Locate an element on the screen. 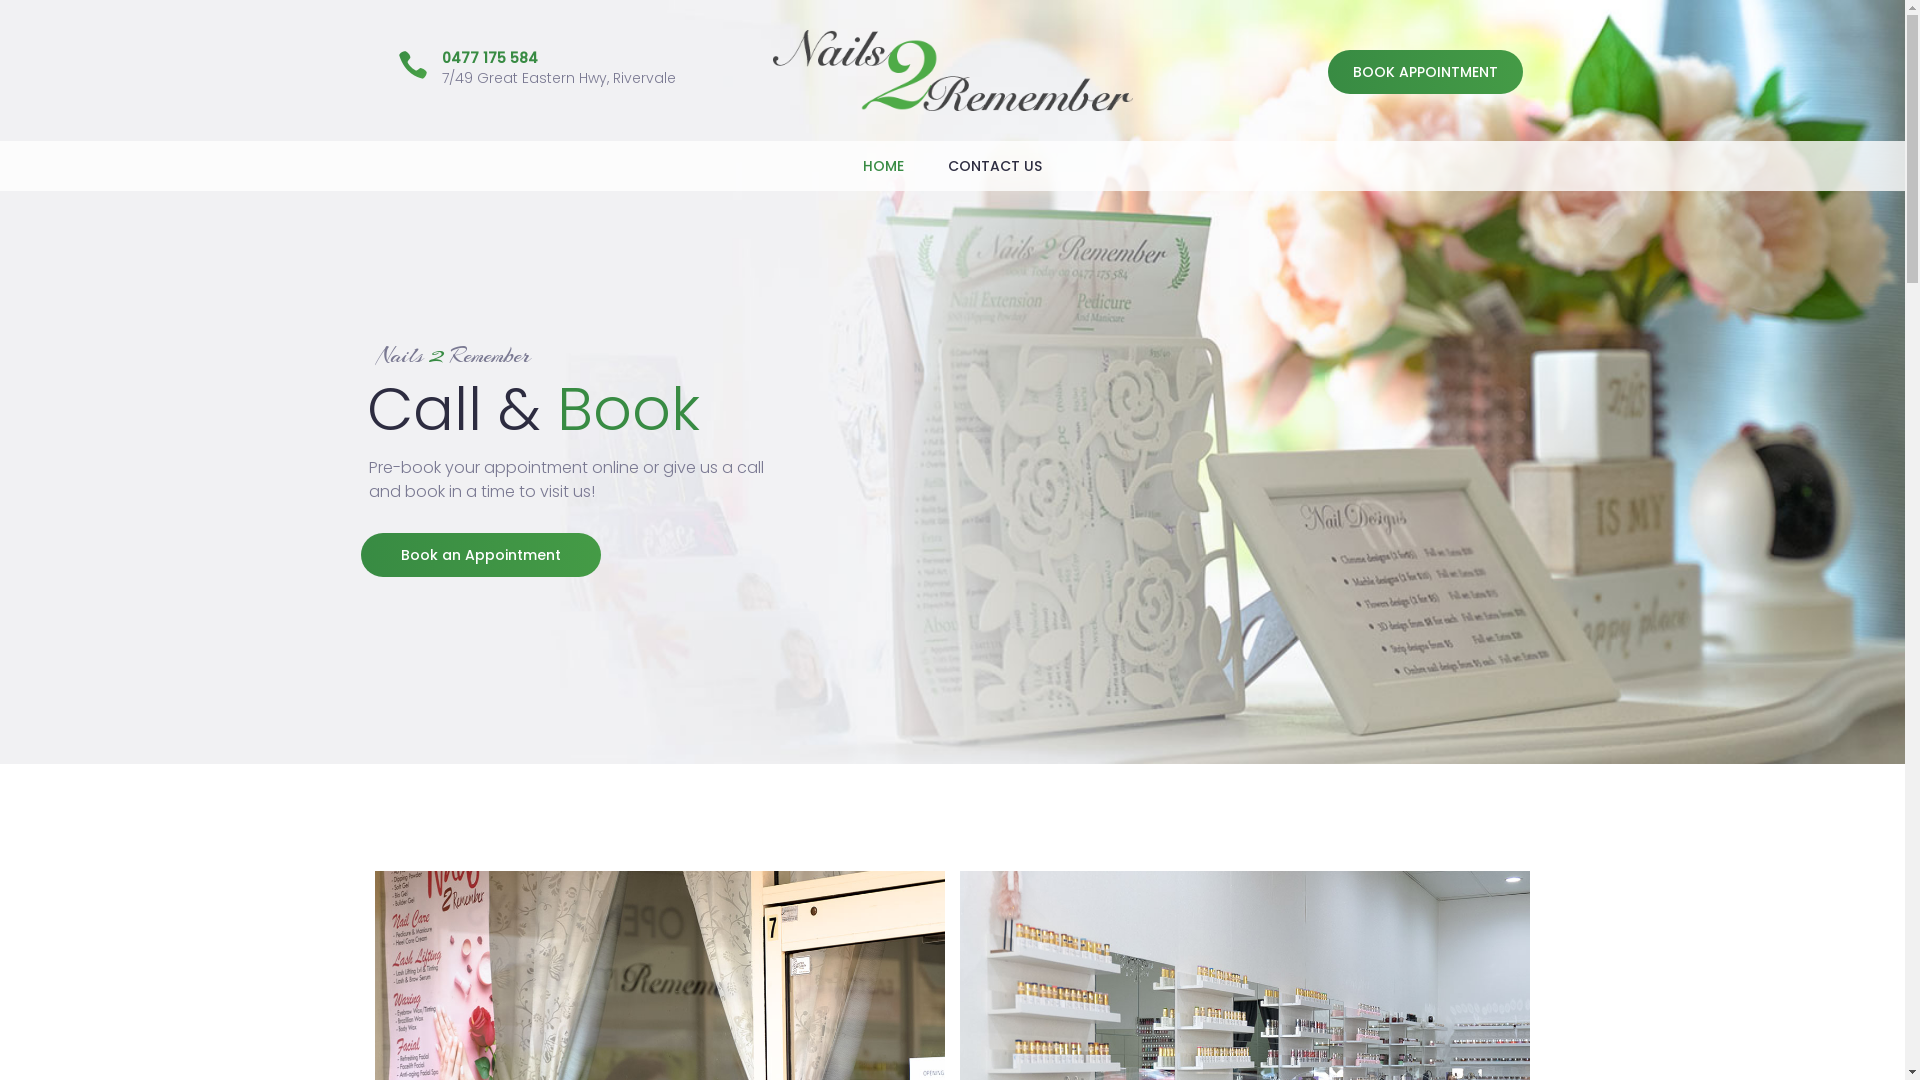  'BOOK APPOINTMENT' is located at coordinates (1424, 71).